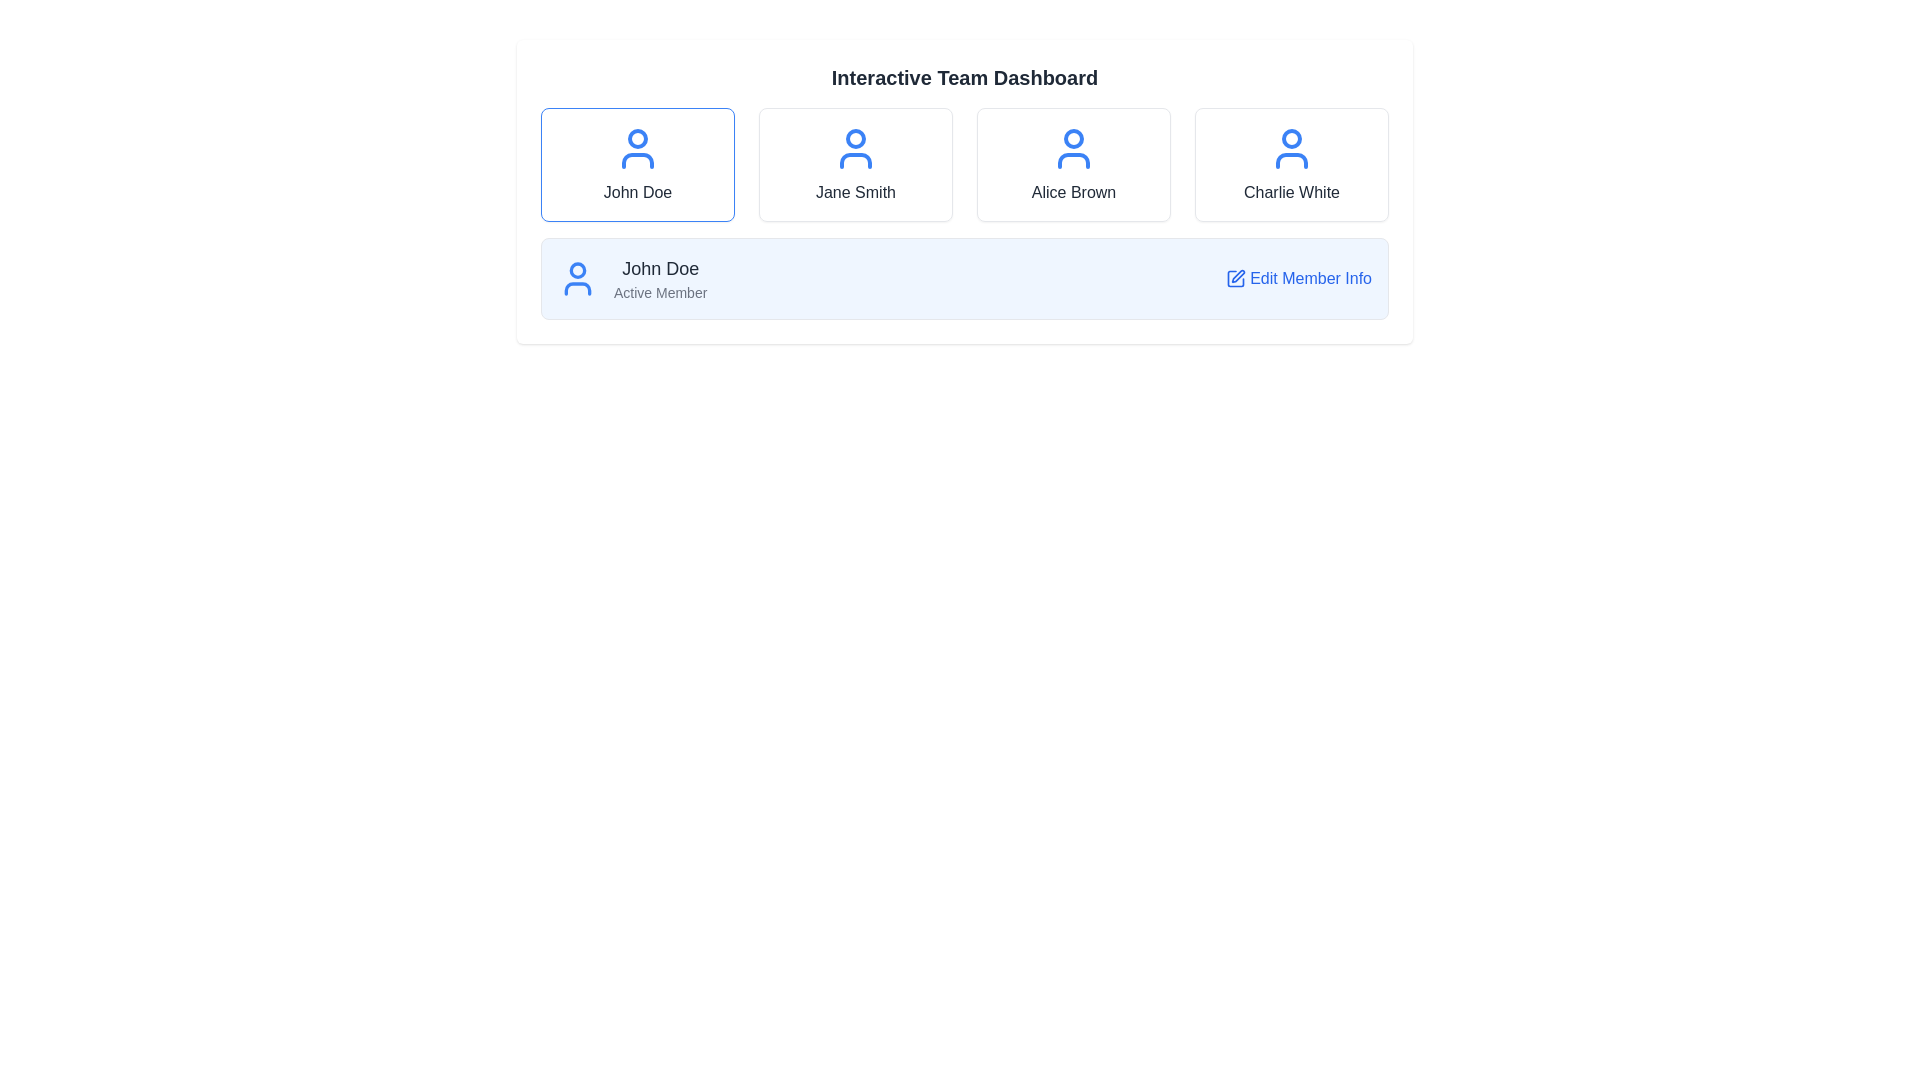 The width and height of the screenshot is (1920, 1080). What do you see at coordinates (576, 289) in the screenshot?
I see `the lower part of the user icon representing the shoulders of the figure, located above the text 'John Doe'` at bounding box center [576, 289].